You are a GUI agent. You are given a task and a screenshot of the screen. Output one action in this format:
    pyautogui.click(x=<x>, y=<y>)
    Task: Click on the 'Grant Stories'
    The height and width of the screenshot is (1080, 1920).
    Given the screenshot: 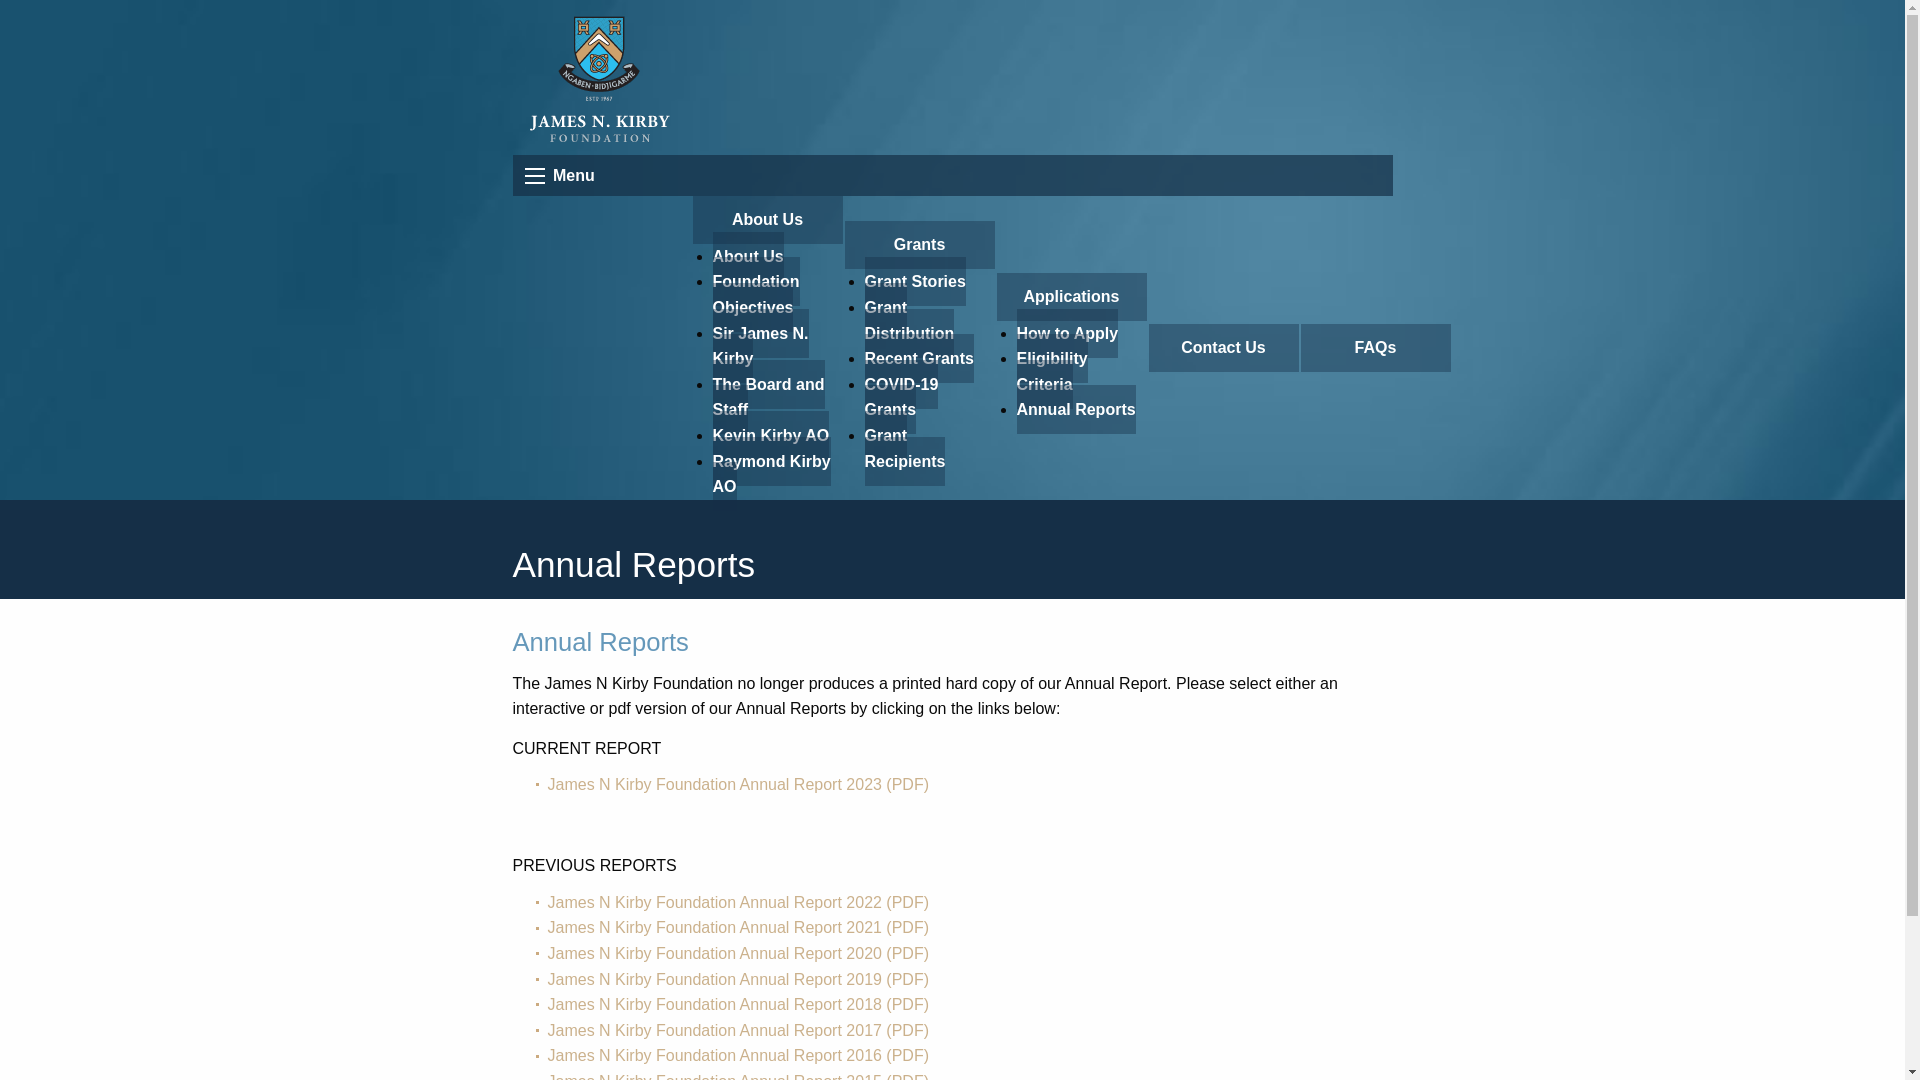 What is the action you would take?
    pyautogui.click(x=913, y=281)
    